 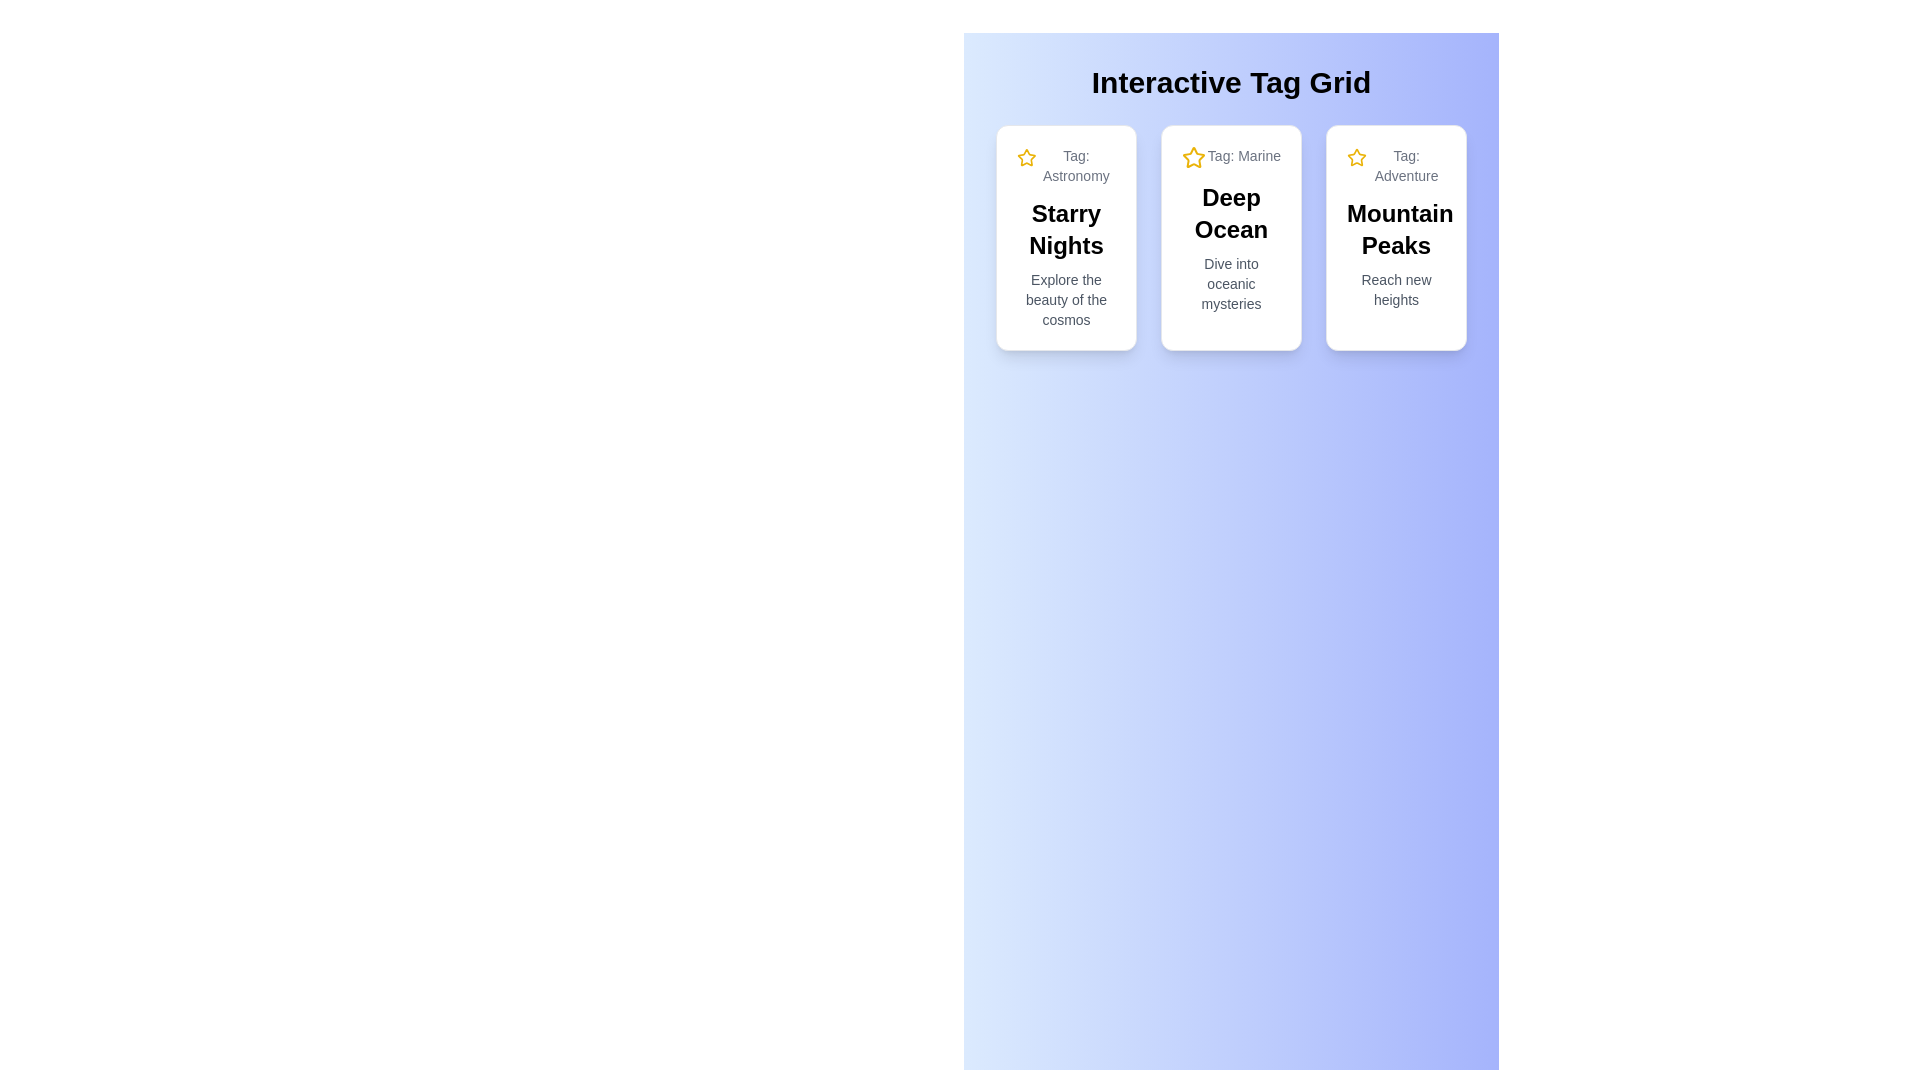 I want to click on the icon that allows users to mark or rate the grid item in the second card titled 'Deep Ocean', located to the left of the card's title 'Tag: Marine', so click(x=1194, y=157).